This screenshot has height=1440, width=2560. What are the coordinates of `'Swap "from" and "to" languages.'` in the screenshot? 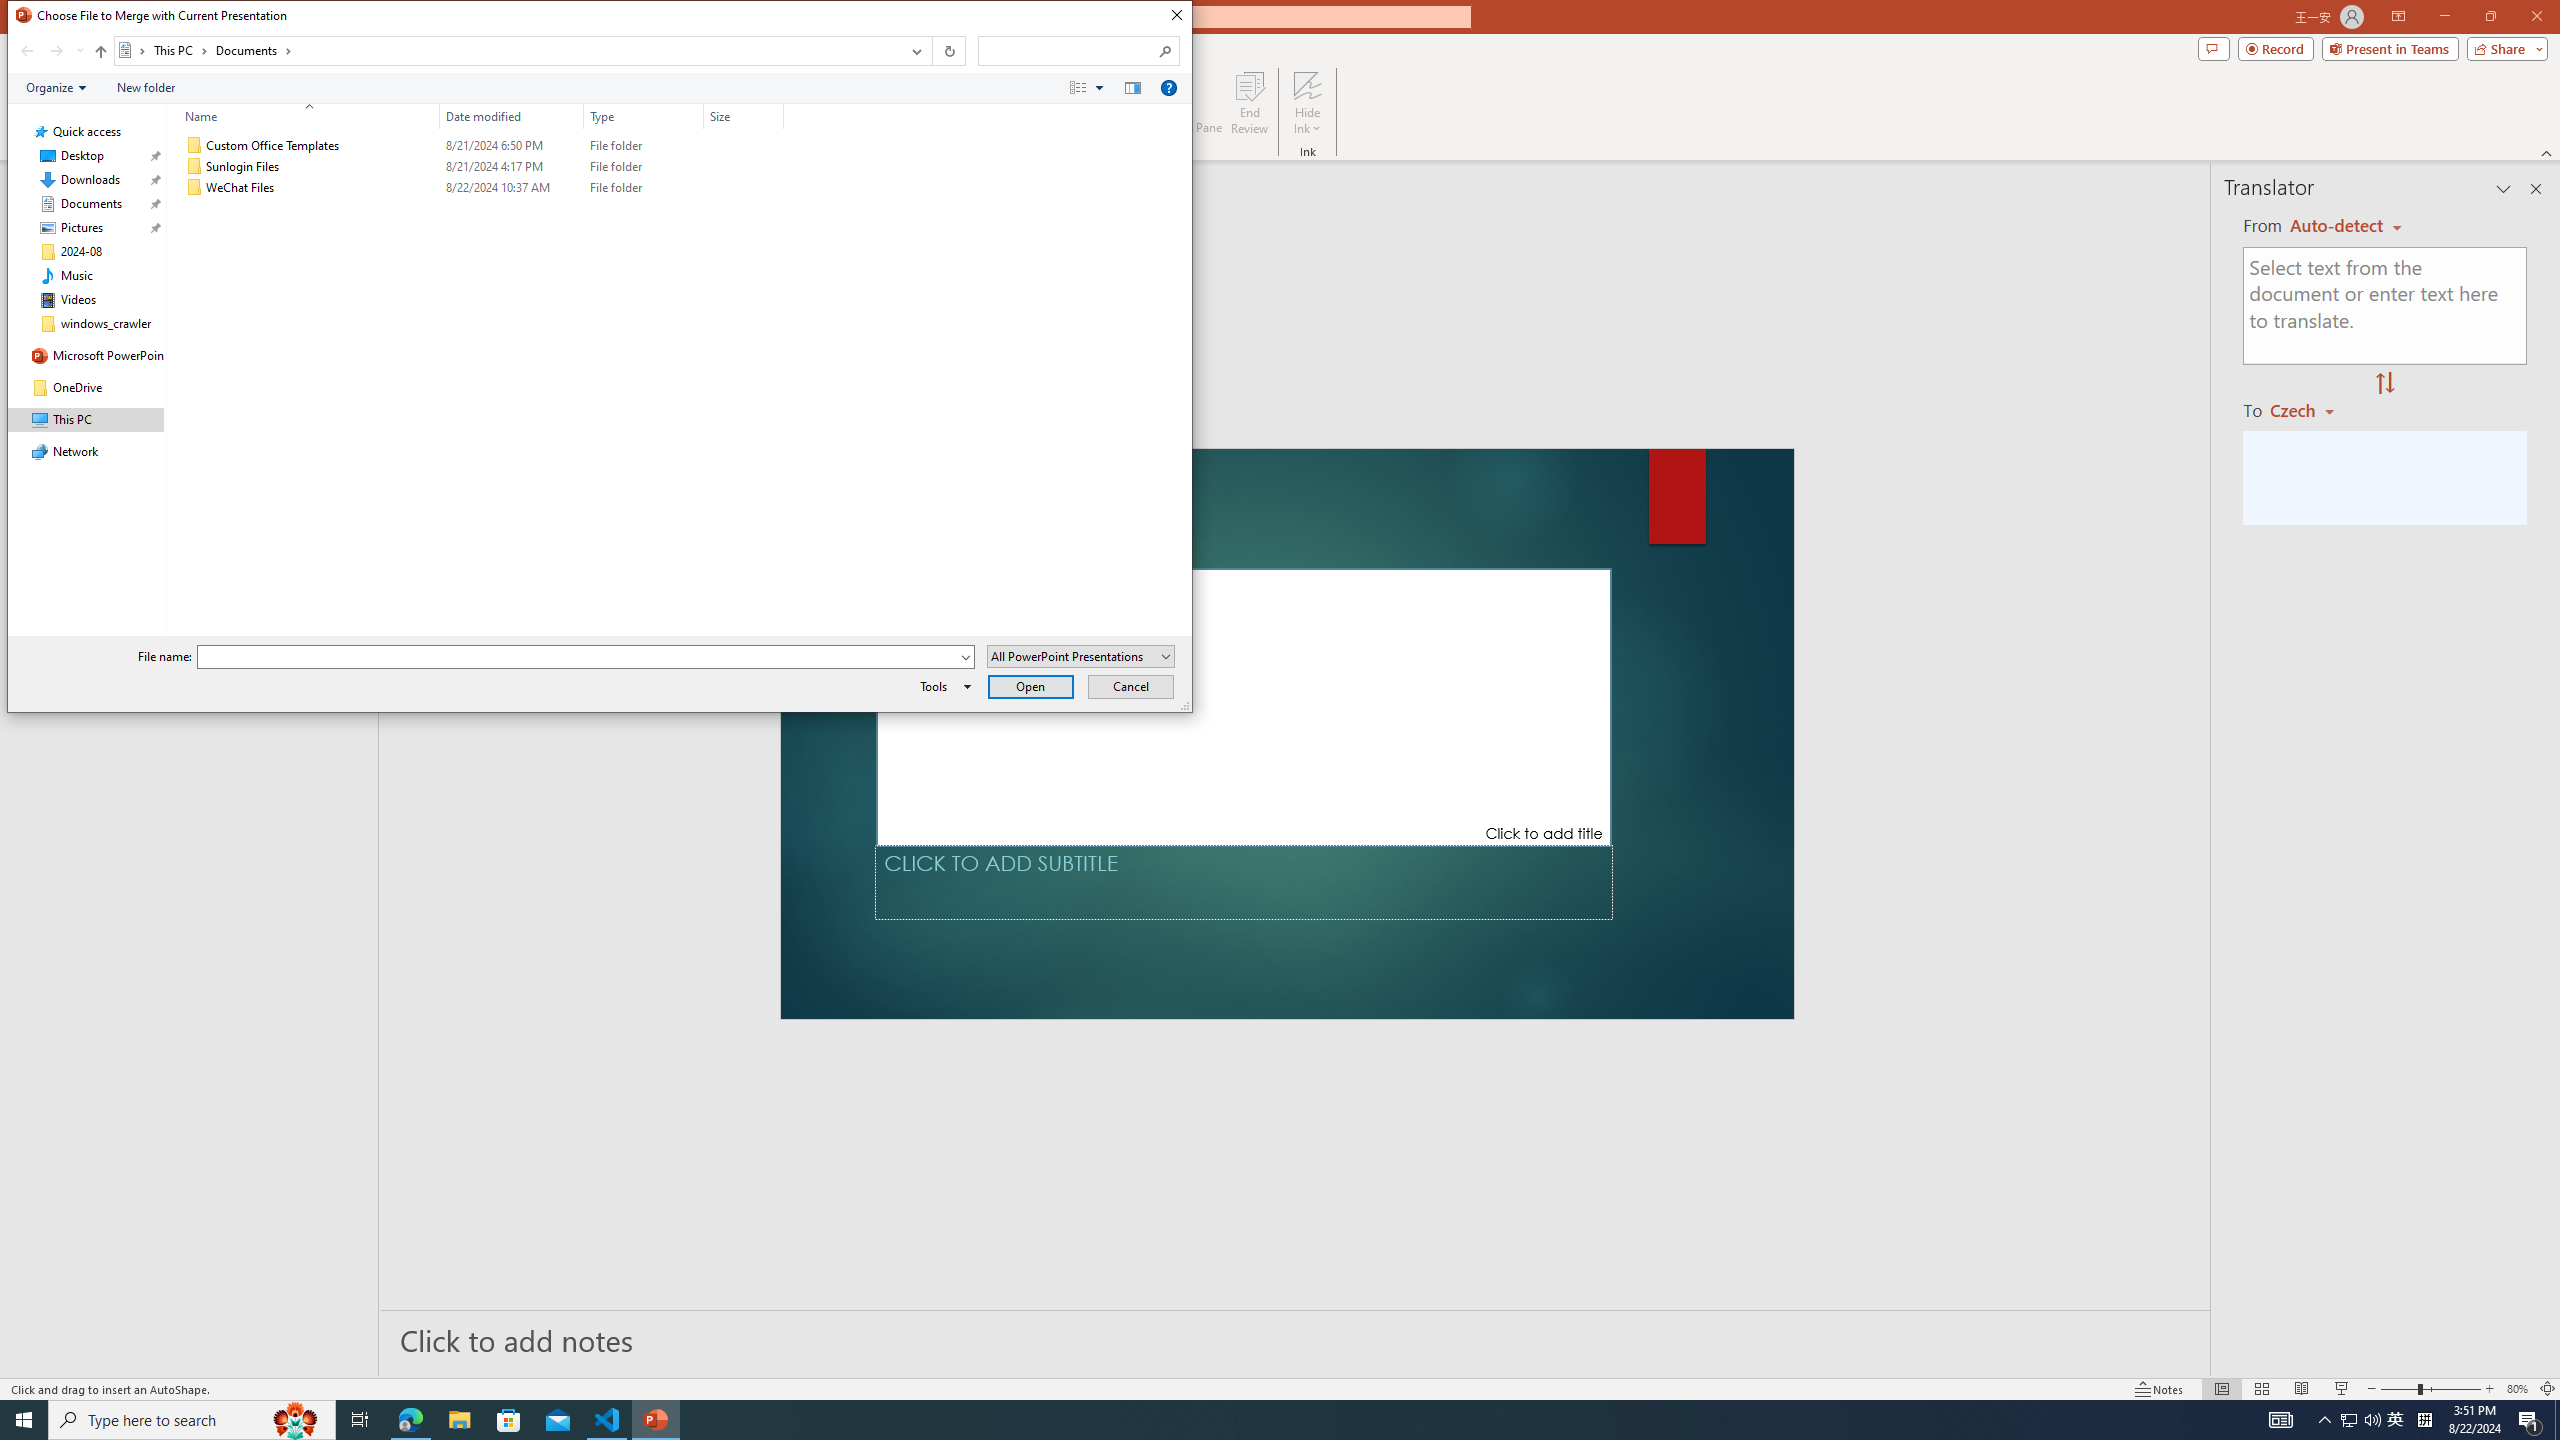 It's located at (2384, 383).